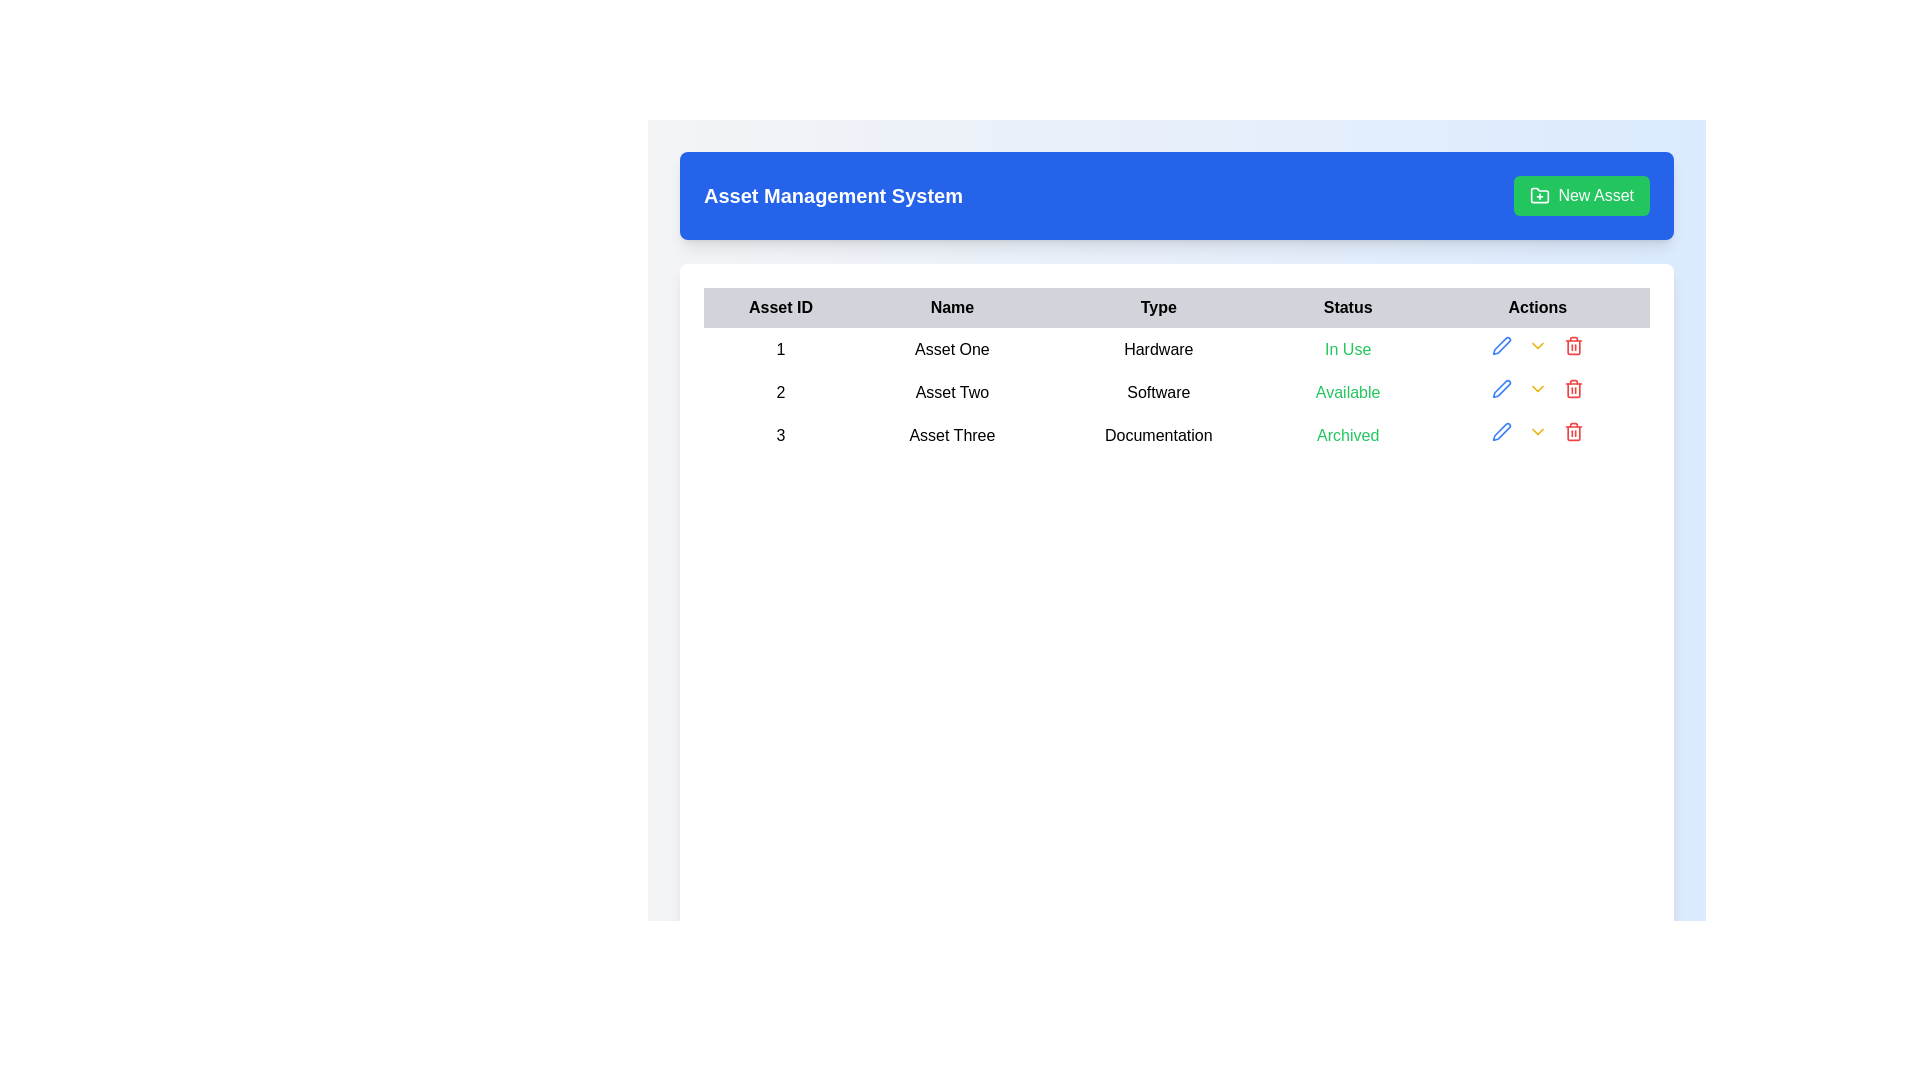  Describe the element at coordinates (951, 434) in the screenshot. I see `the 'Asset Three' label in the third row of the table to inspect its details` at that location.